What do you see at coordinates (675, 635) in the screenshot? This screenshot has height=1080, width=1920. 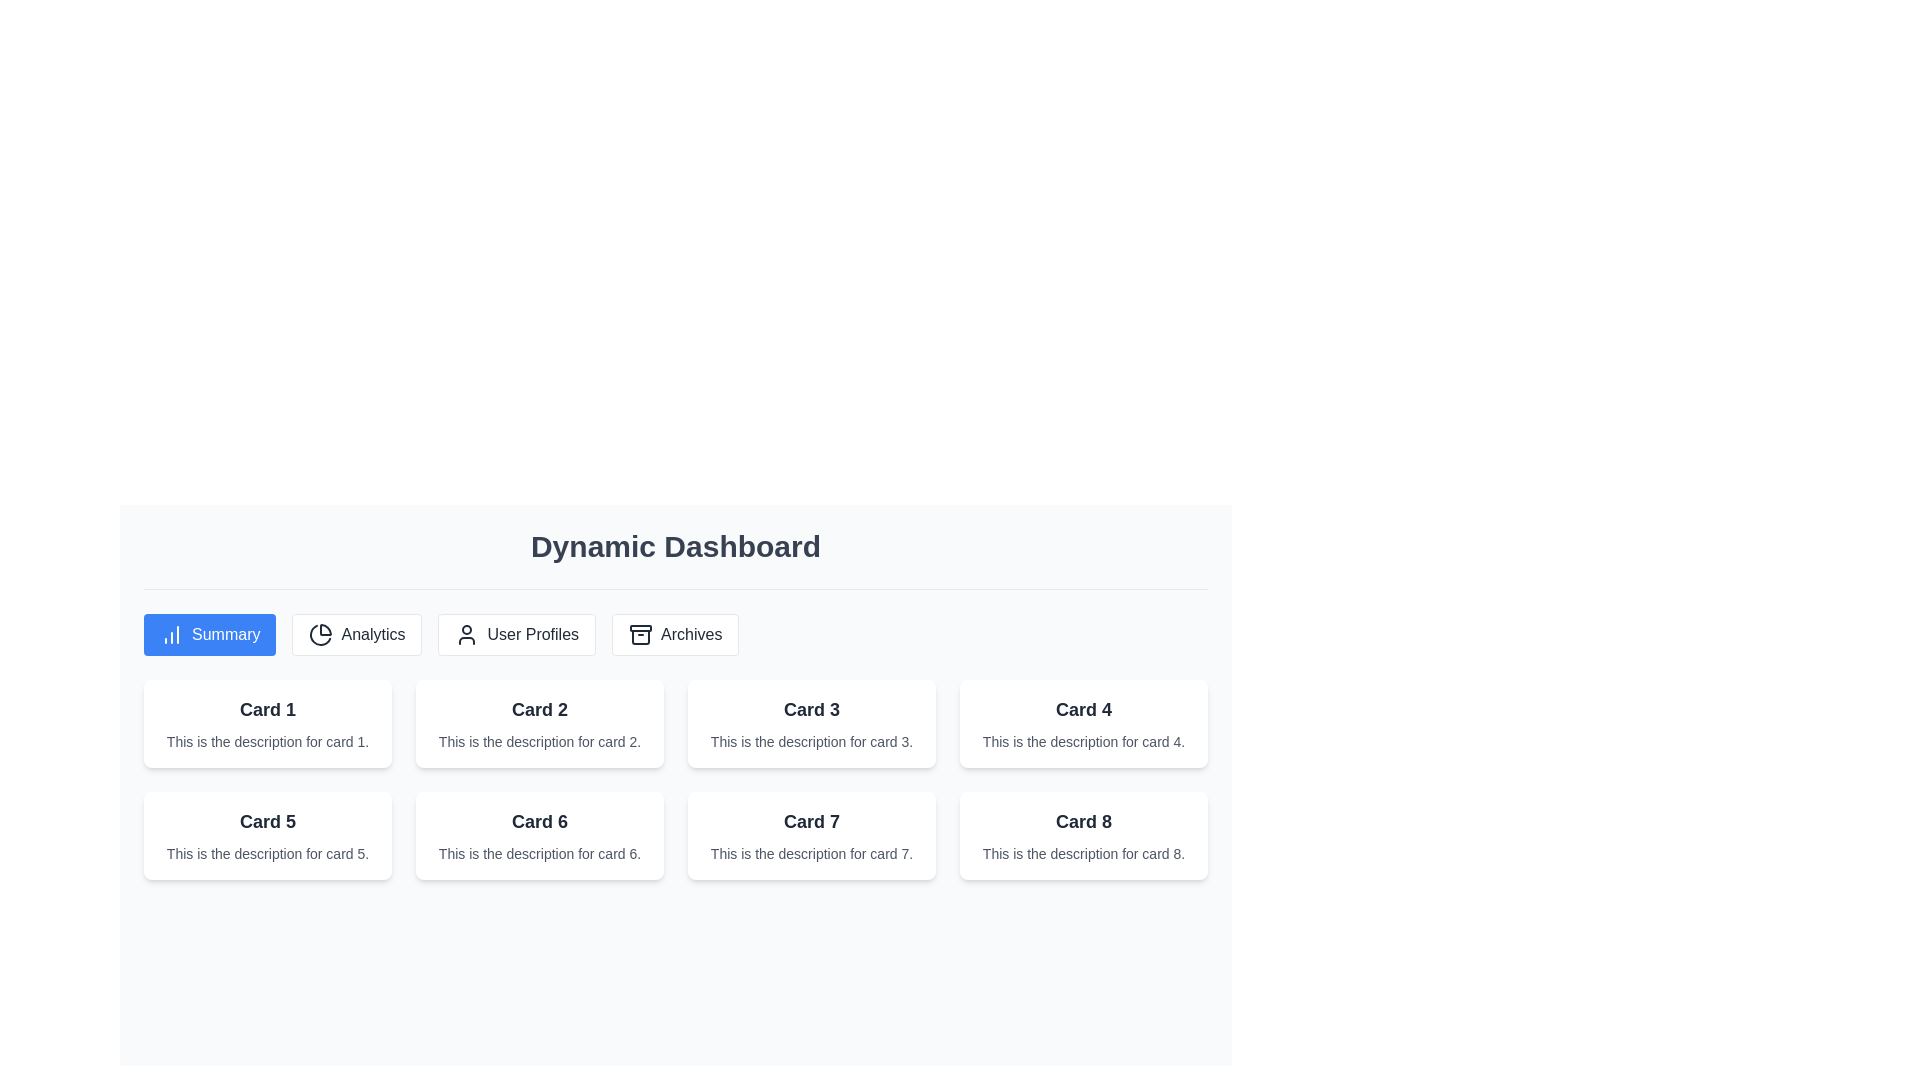 I see `the 'Archives' button, which has a white background, gray border, rounded corners, an archive box icon on the left, and dark gray text on the right` at bounding box center [675, 635].